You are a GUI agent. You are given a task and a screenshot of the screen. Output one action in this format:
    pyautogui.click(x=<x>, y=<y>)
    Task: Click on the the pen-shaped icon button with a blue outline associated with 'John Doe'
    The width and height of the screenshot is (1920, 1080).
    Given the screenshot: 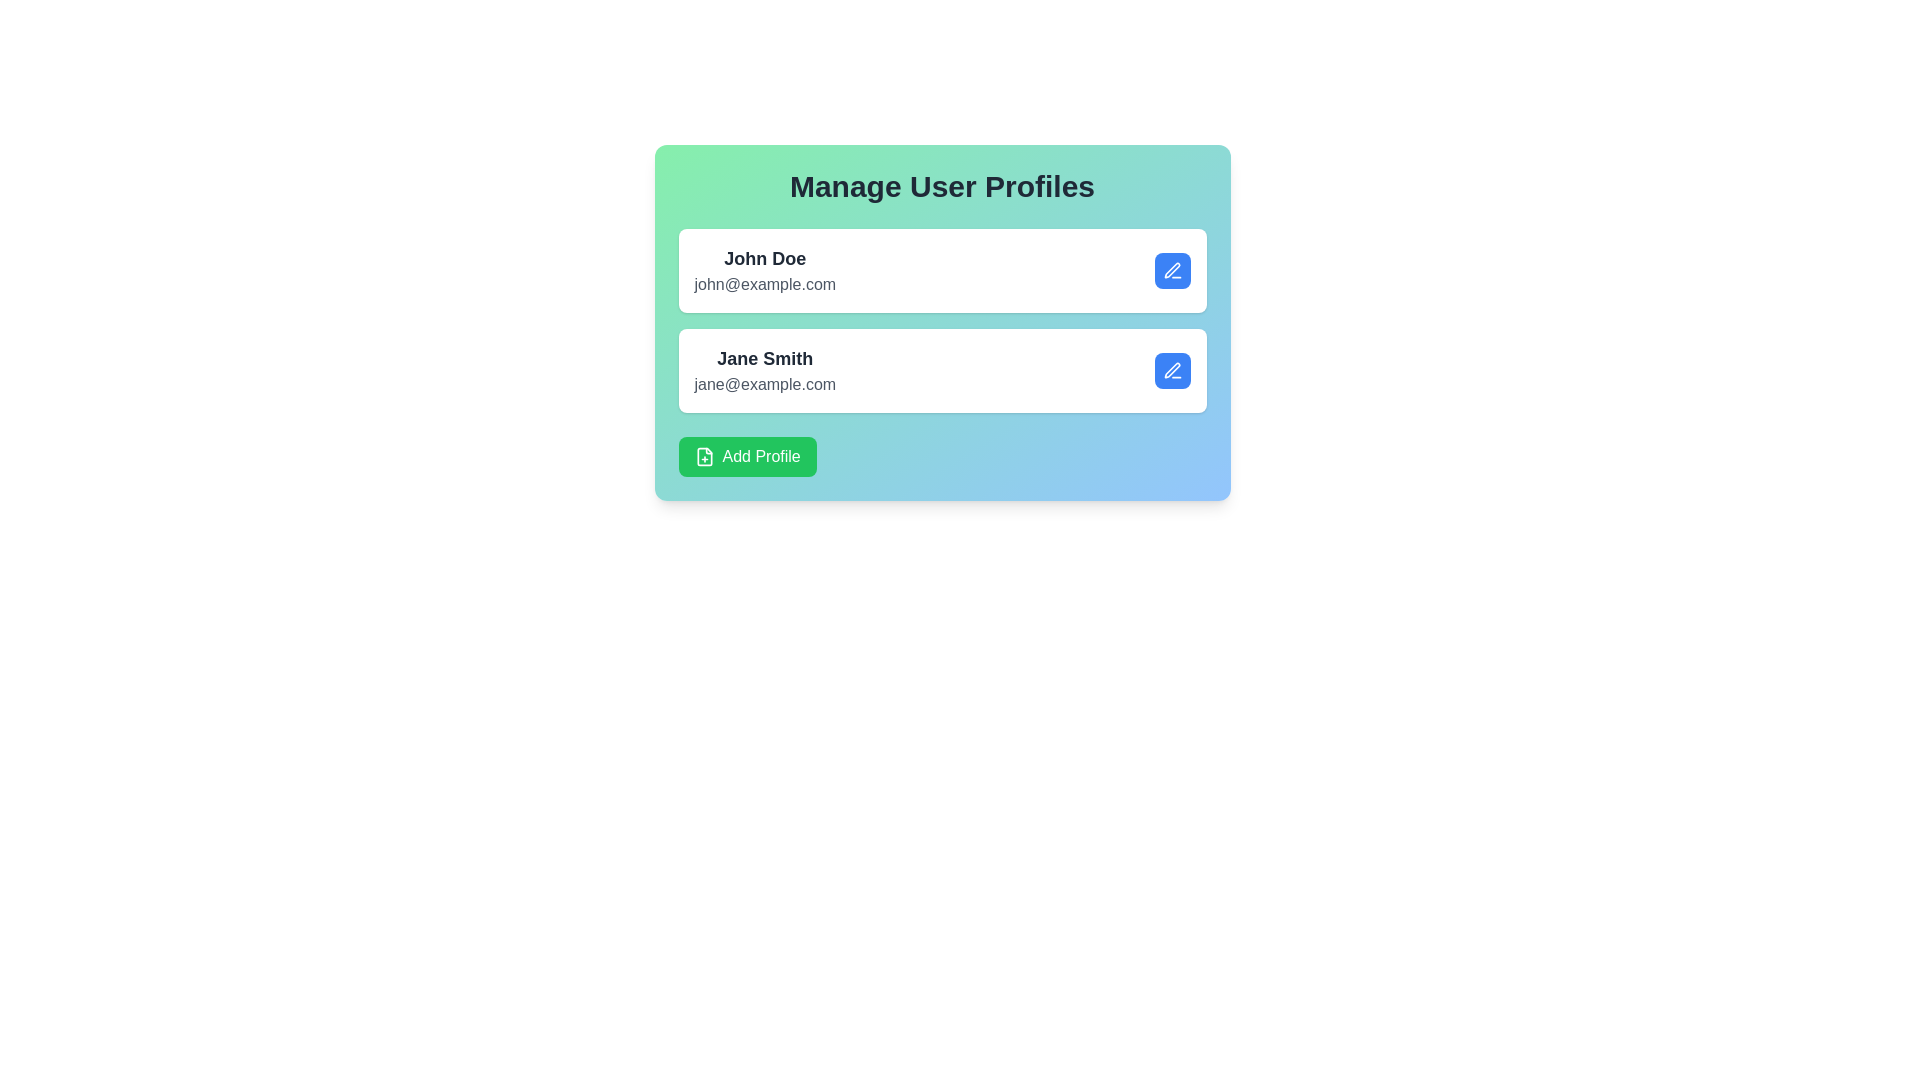 What is the action you would take?
    pyautogui.click(x=1172, y=270)
    